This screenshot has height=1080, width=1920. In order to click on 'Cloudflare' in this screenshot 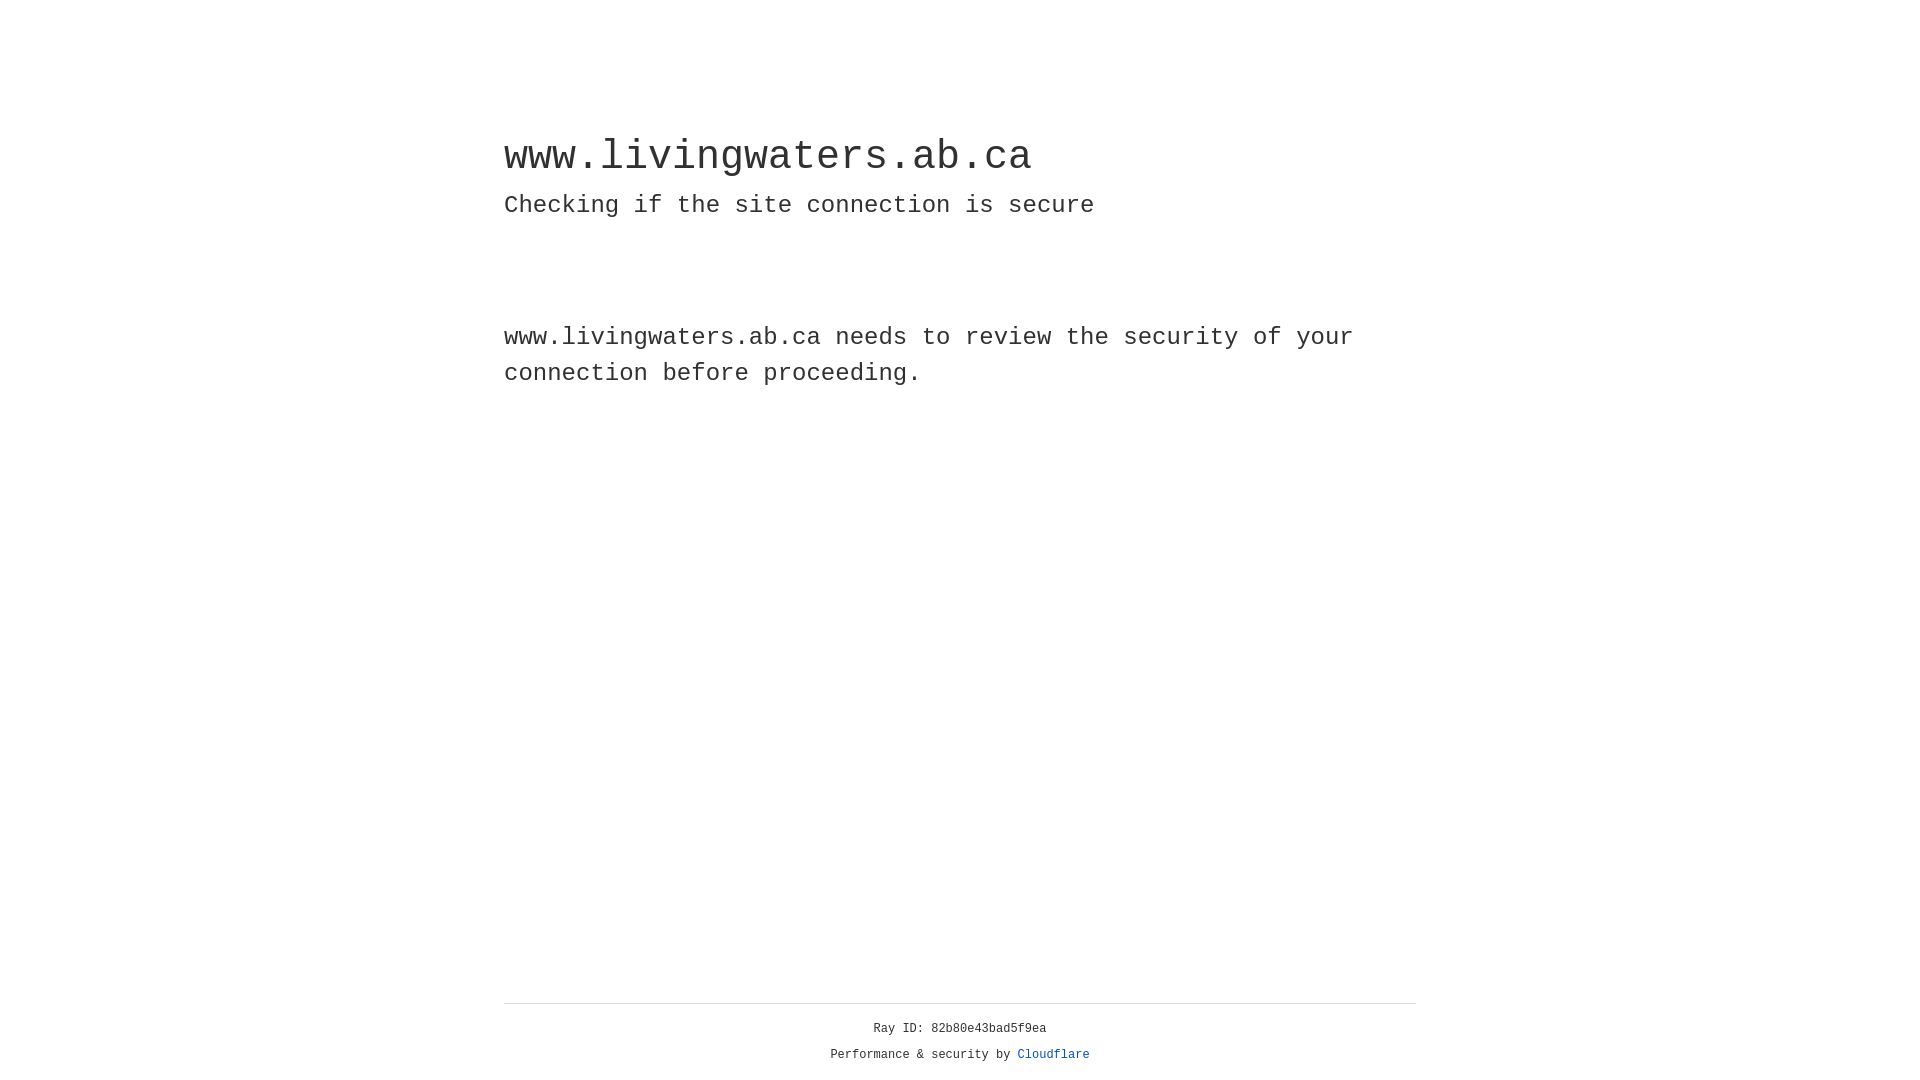, I will do `click(1053, 1054)`.